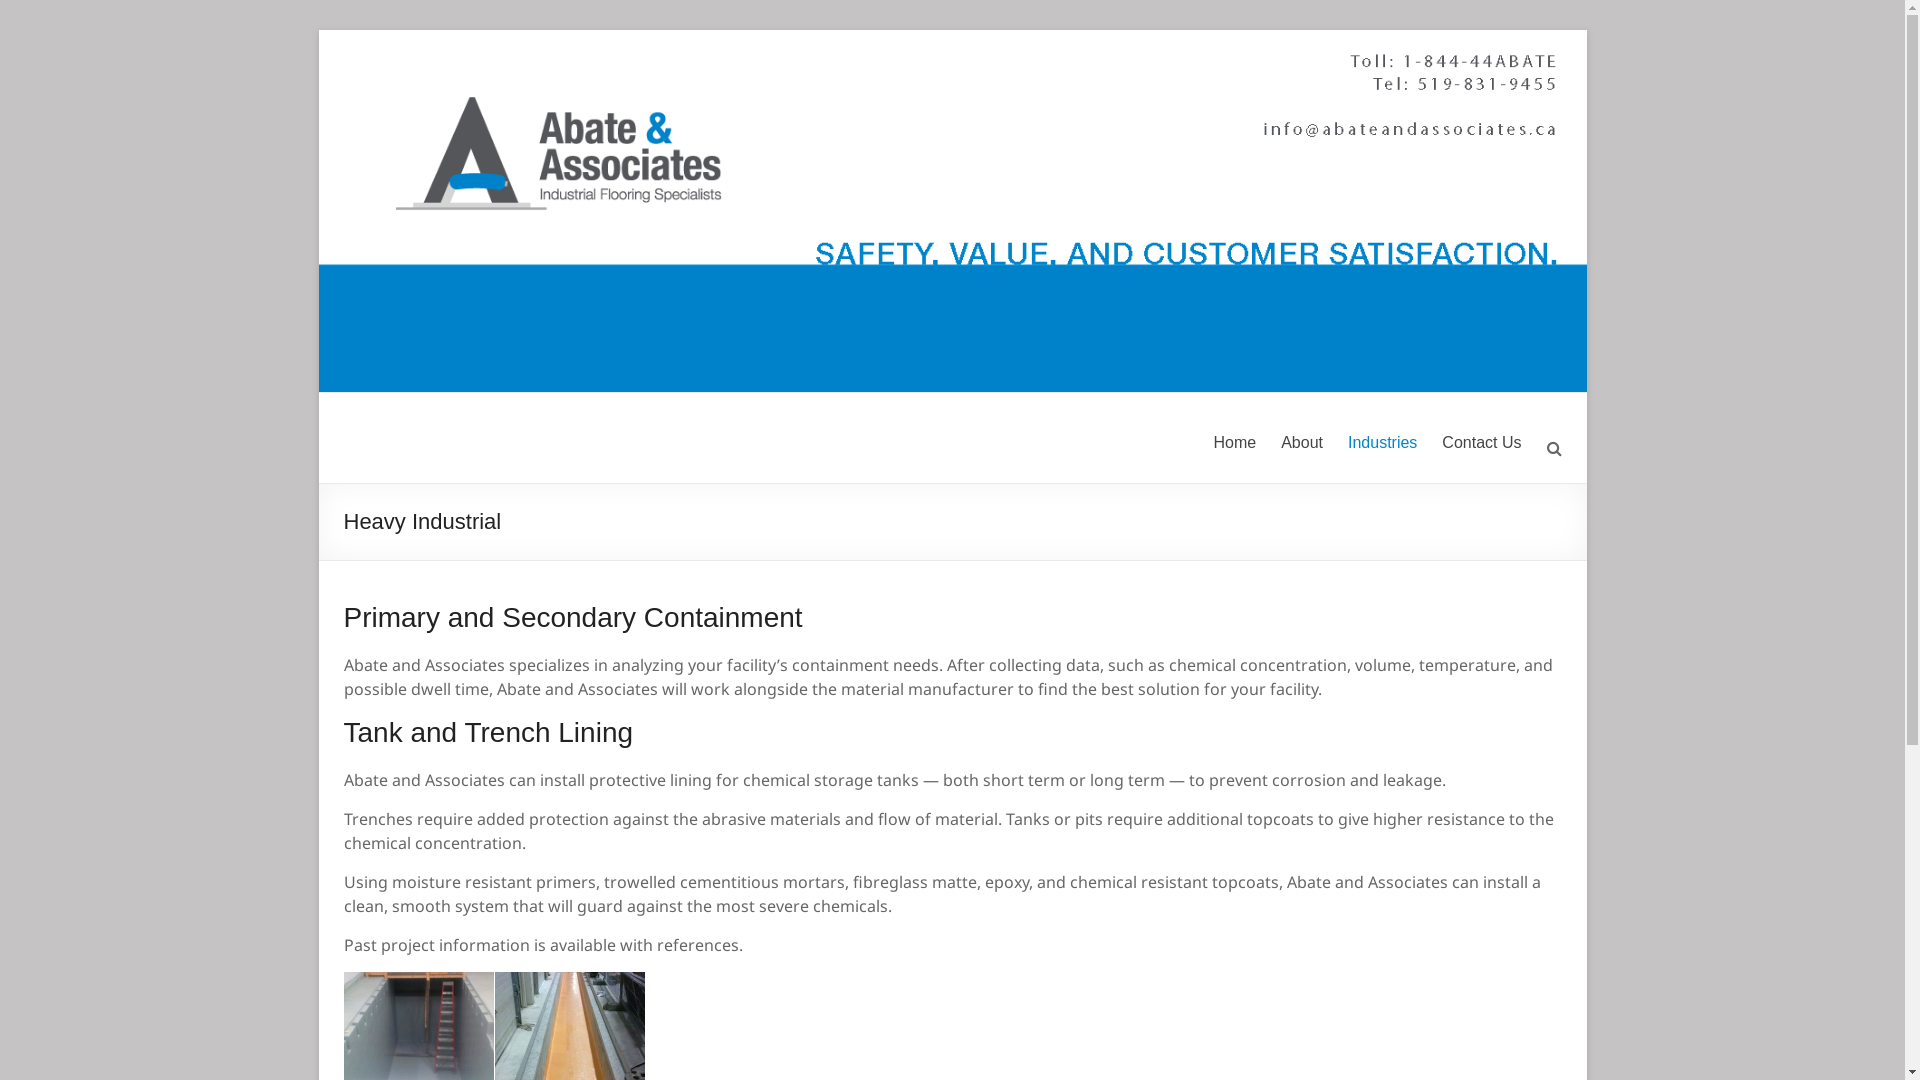 The height and width of the screenshot is (1080, 1920). What do you see at coordinates (1381, 442) in the screenshot?
I see `'Industries'` at bounding box center [1381, 442].